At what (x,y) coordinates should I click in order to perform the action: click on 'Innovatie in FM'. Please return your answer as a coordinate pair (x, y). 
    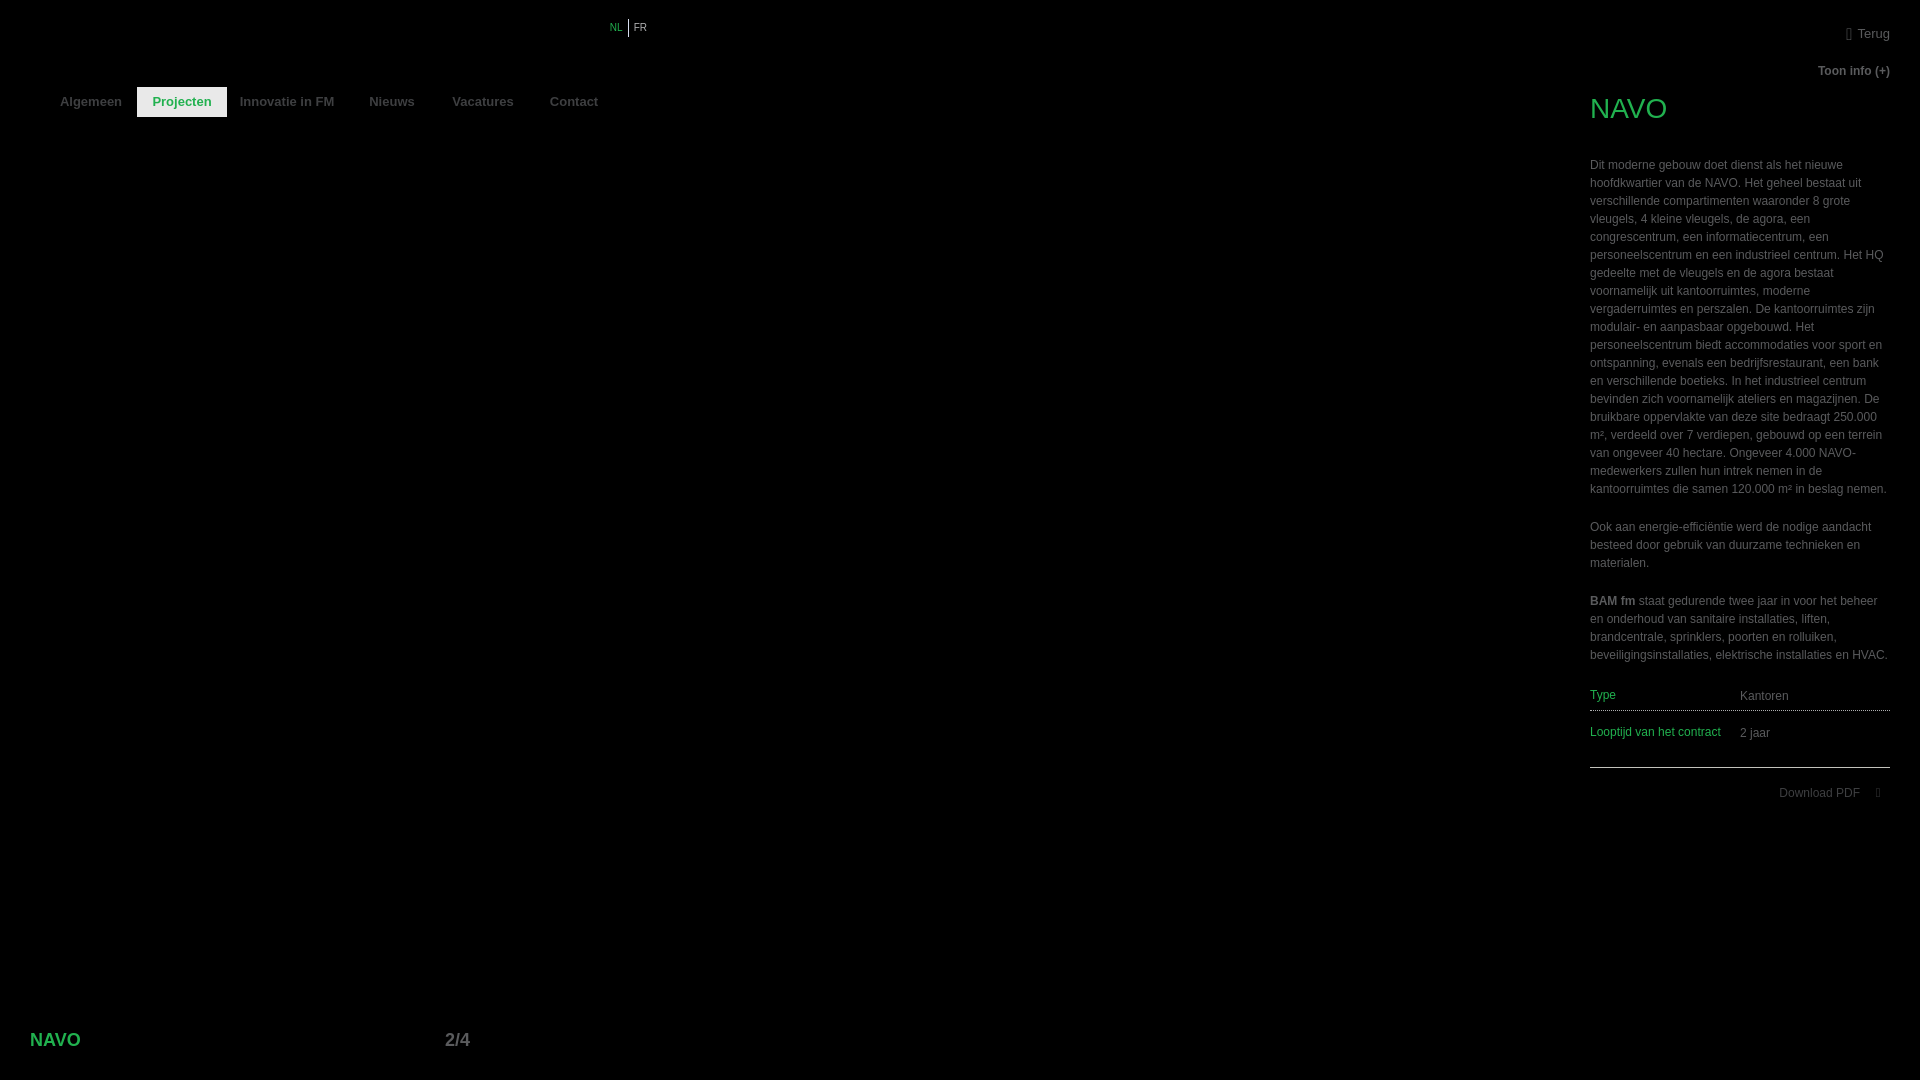
    Looking at the image, I should click on (227, 101).